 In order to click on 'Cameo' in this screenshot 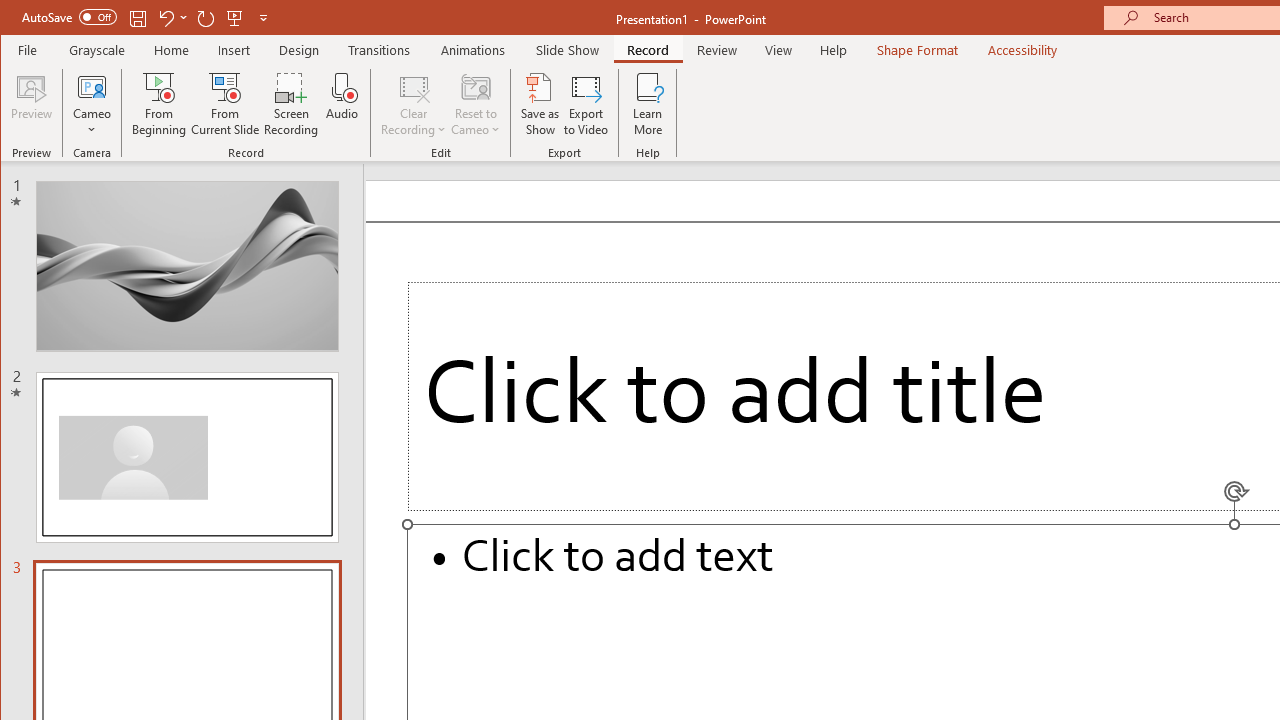, I will do `click(91, 85)`.